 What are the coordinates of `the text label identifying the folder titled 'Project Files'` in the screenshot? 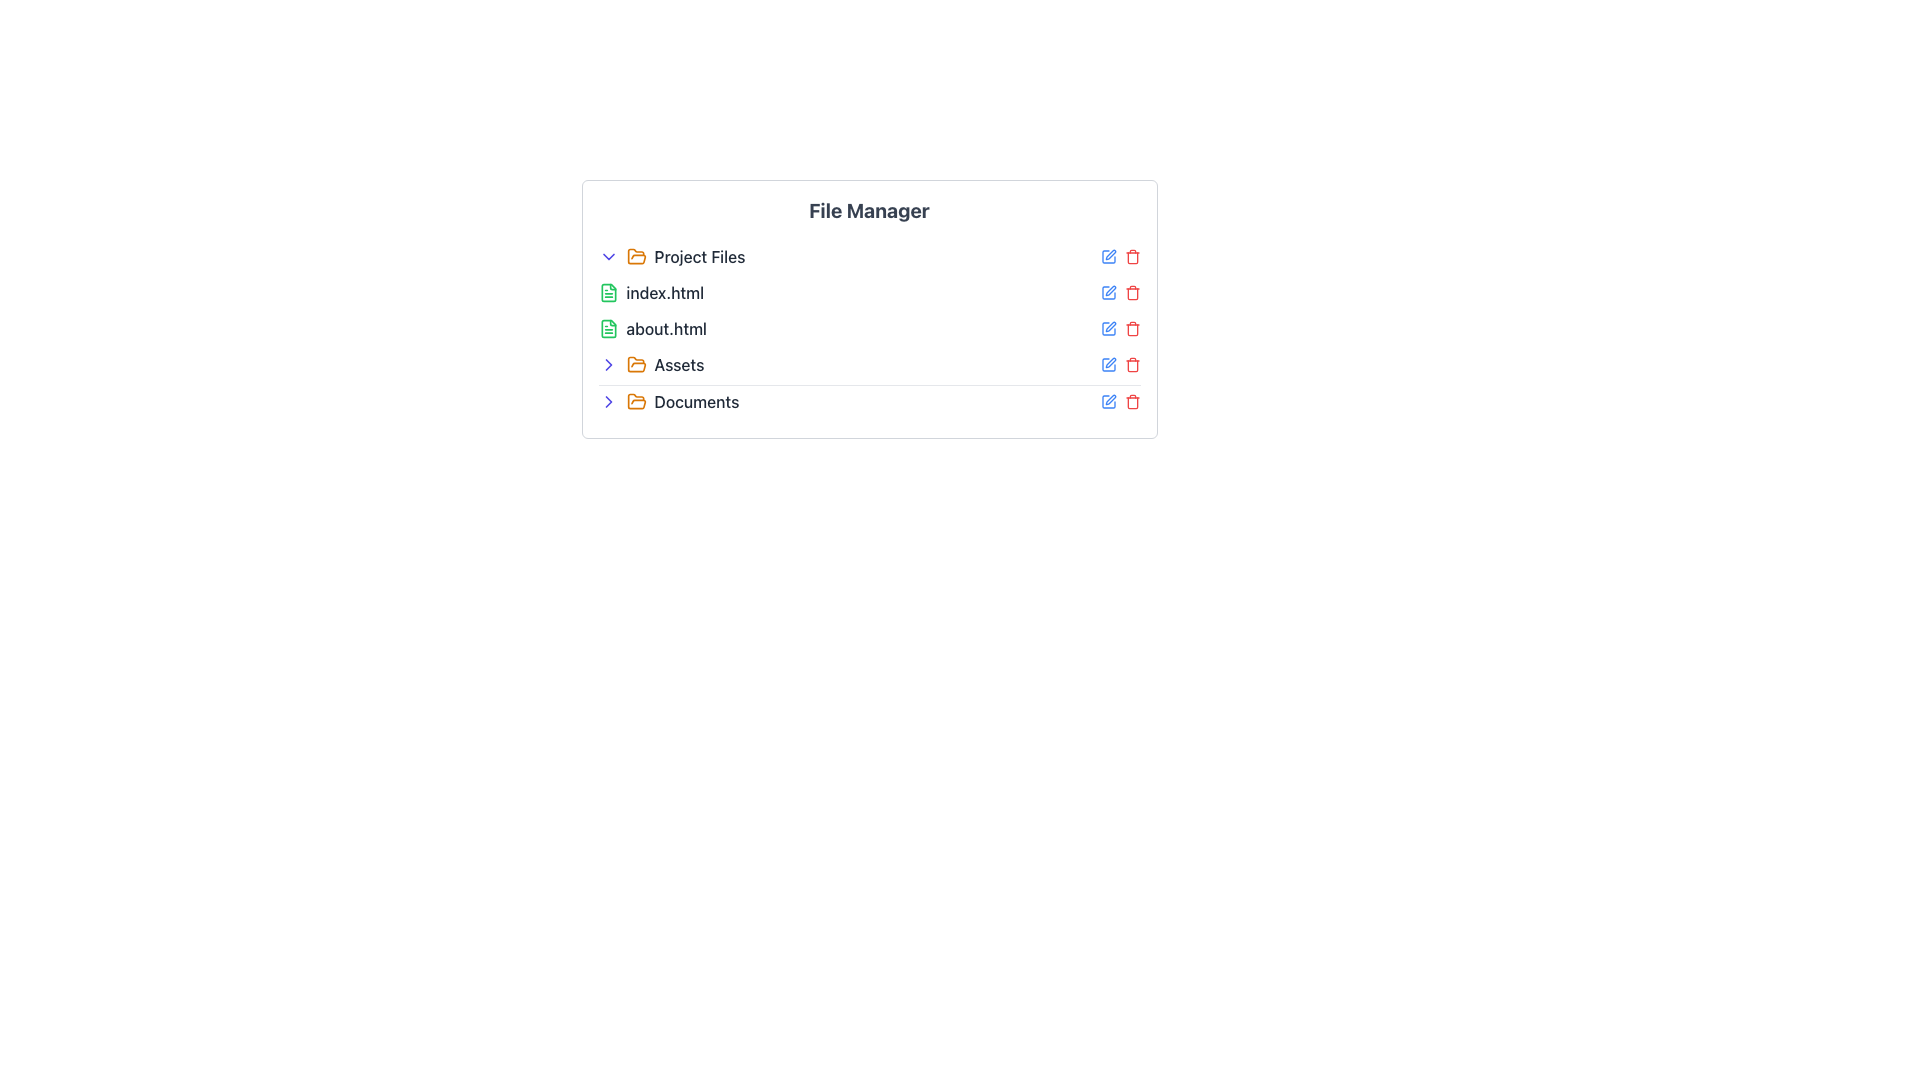 It's located at (699, 256).